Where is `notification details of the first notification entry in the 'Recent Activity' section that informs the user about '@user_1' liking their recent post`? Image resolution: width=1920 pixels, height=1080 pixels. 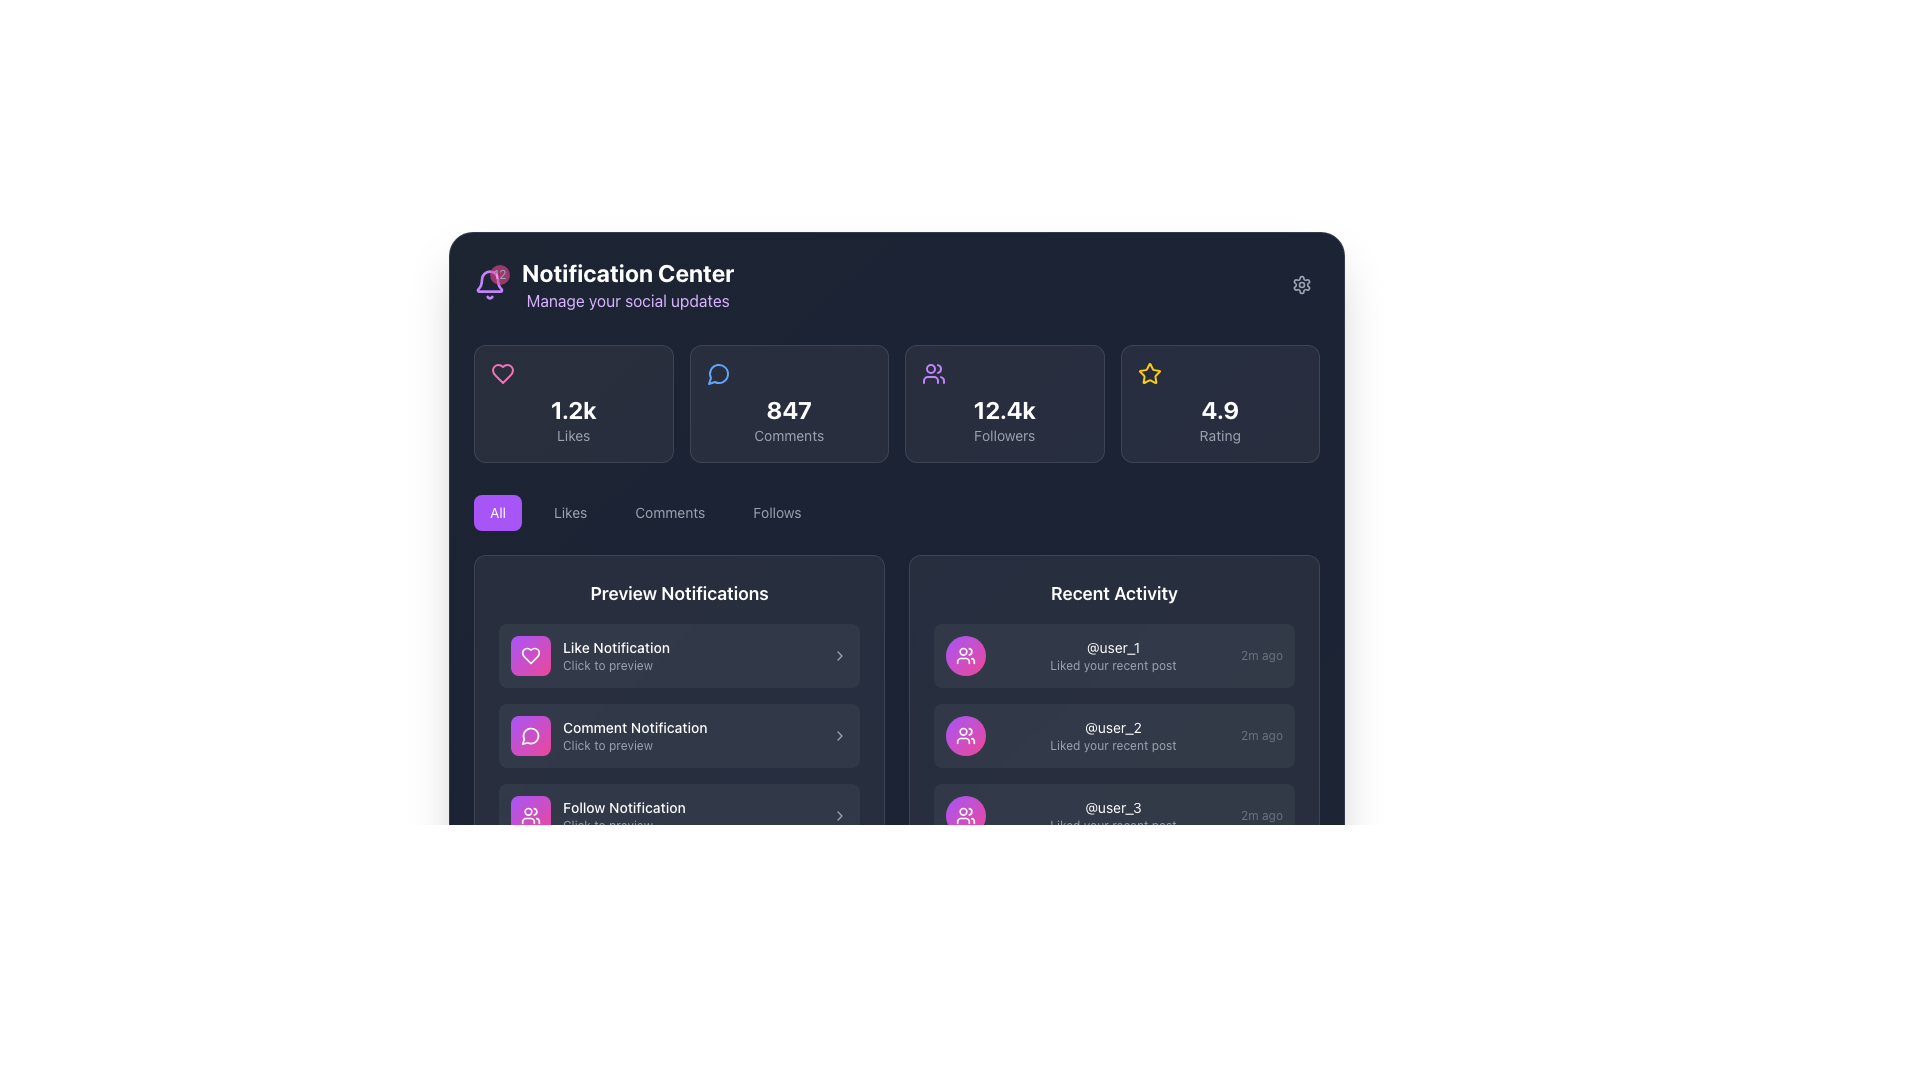
notification details of the first notification entry in the 'Recent Activity' section that informs the user about '@user_1' liking their recent post is located at coordinates (1113, 655).